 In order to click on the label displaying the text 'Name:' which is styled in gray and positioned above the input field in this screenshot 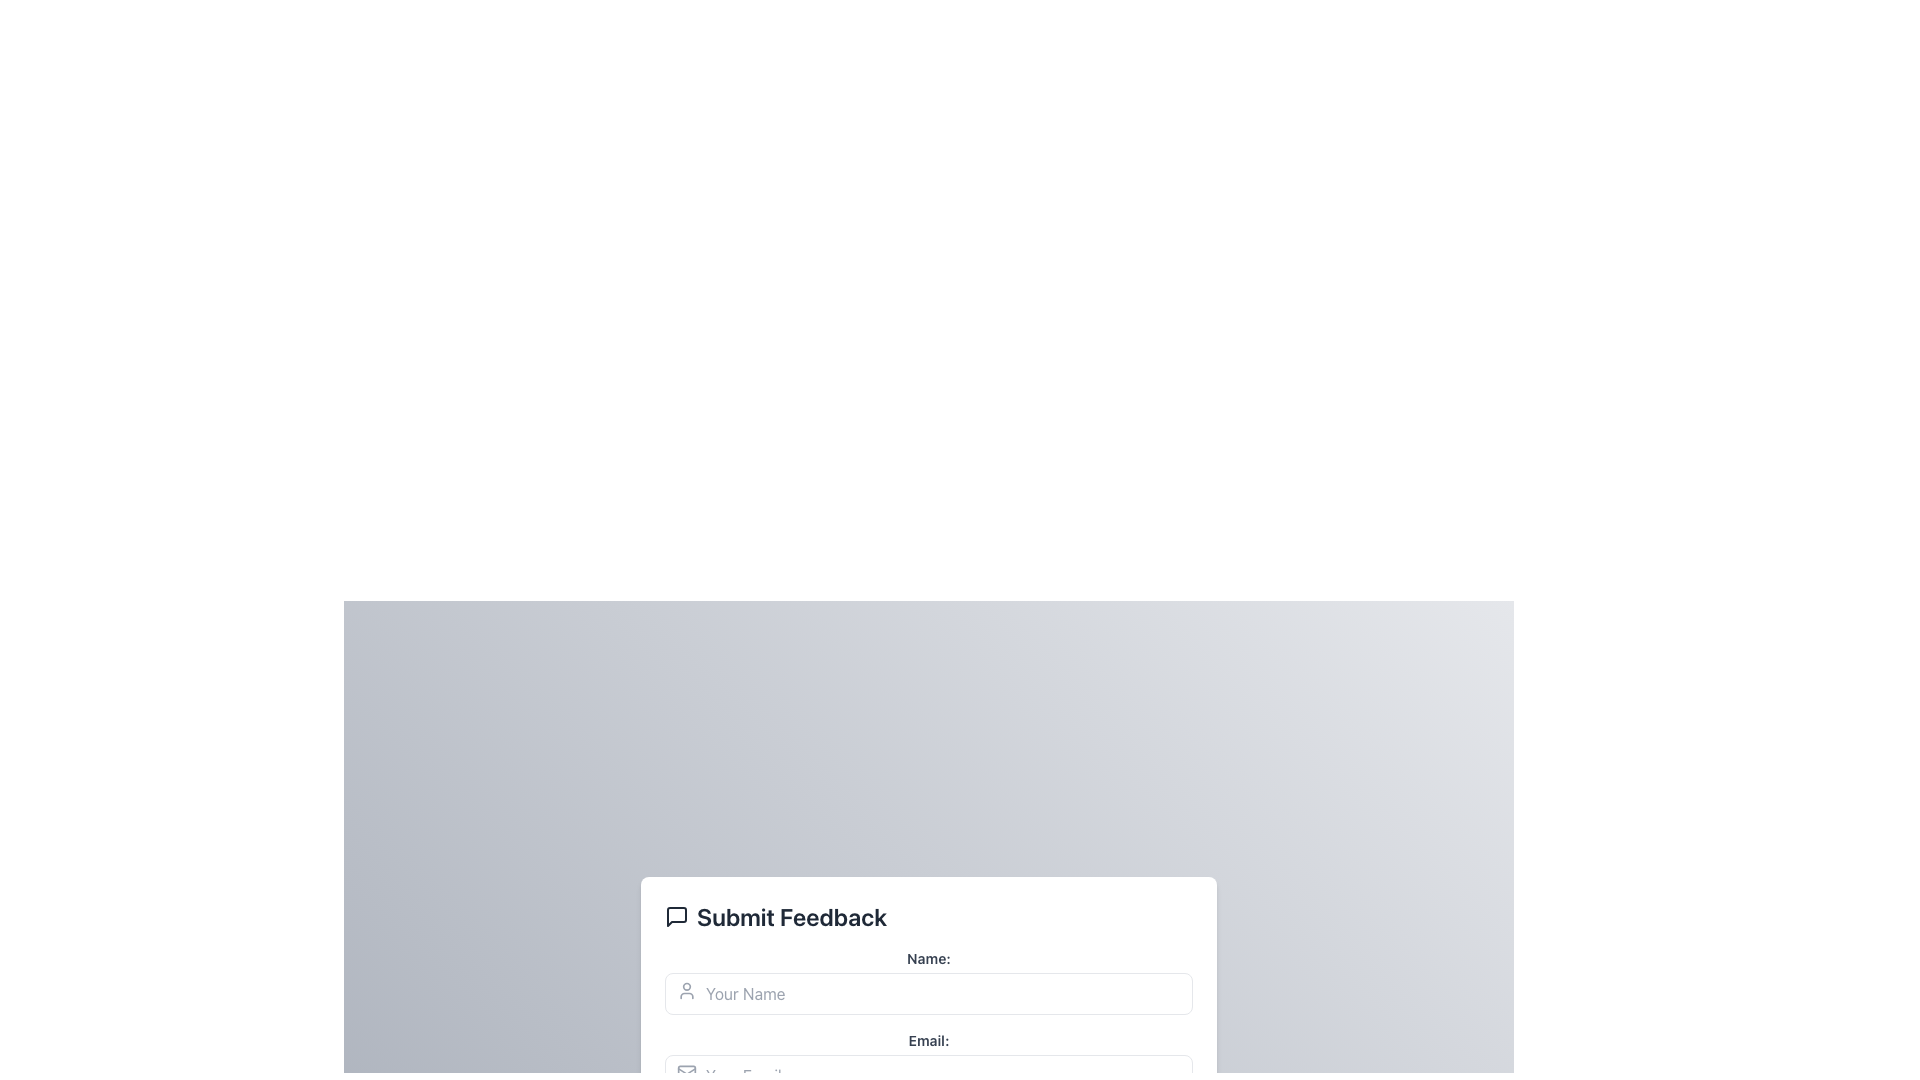, I will do `click(928, 958)`.